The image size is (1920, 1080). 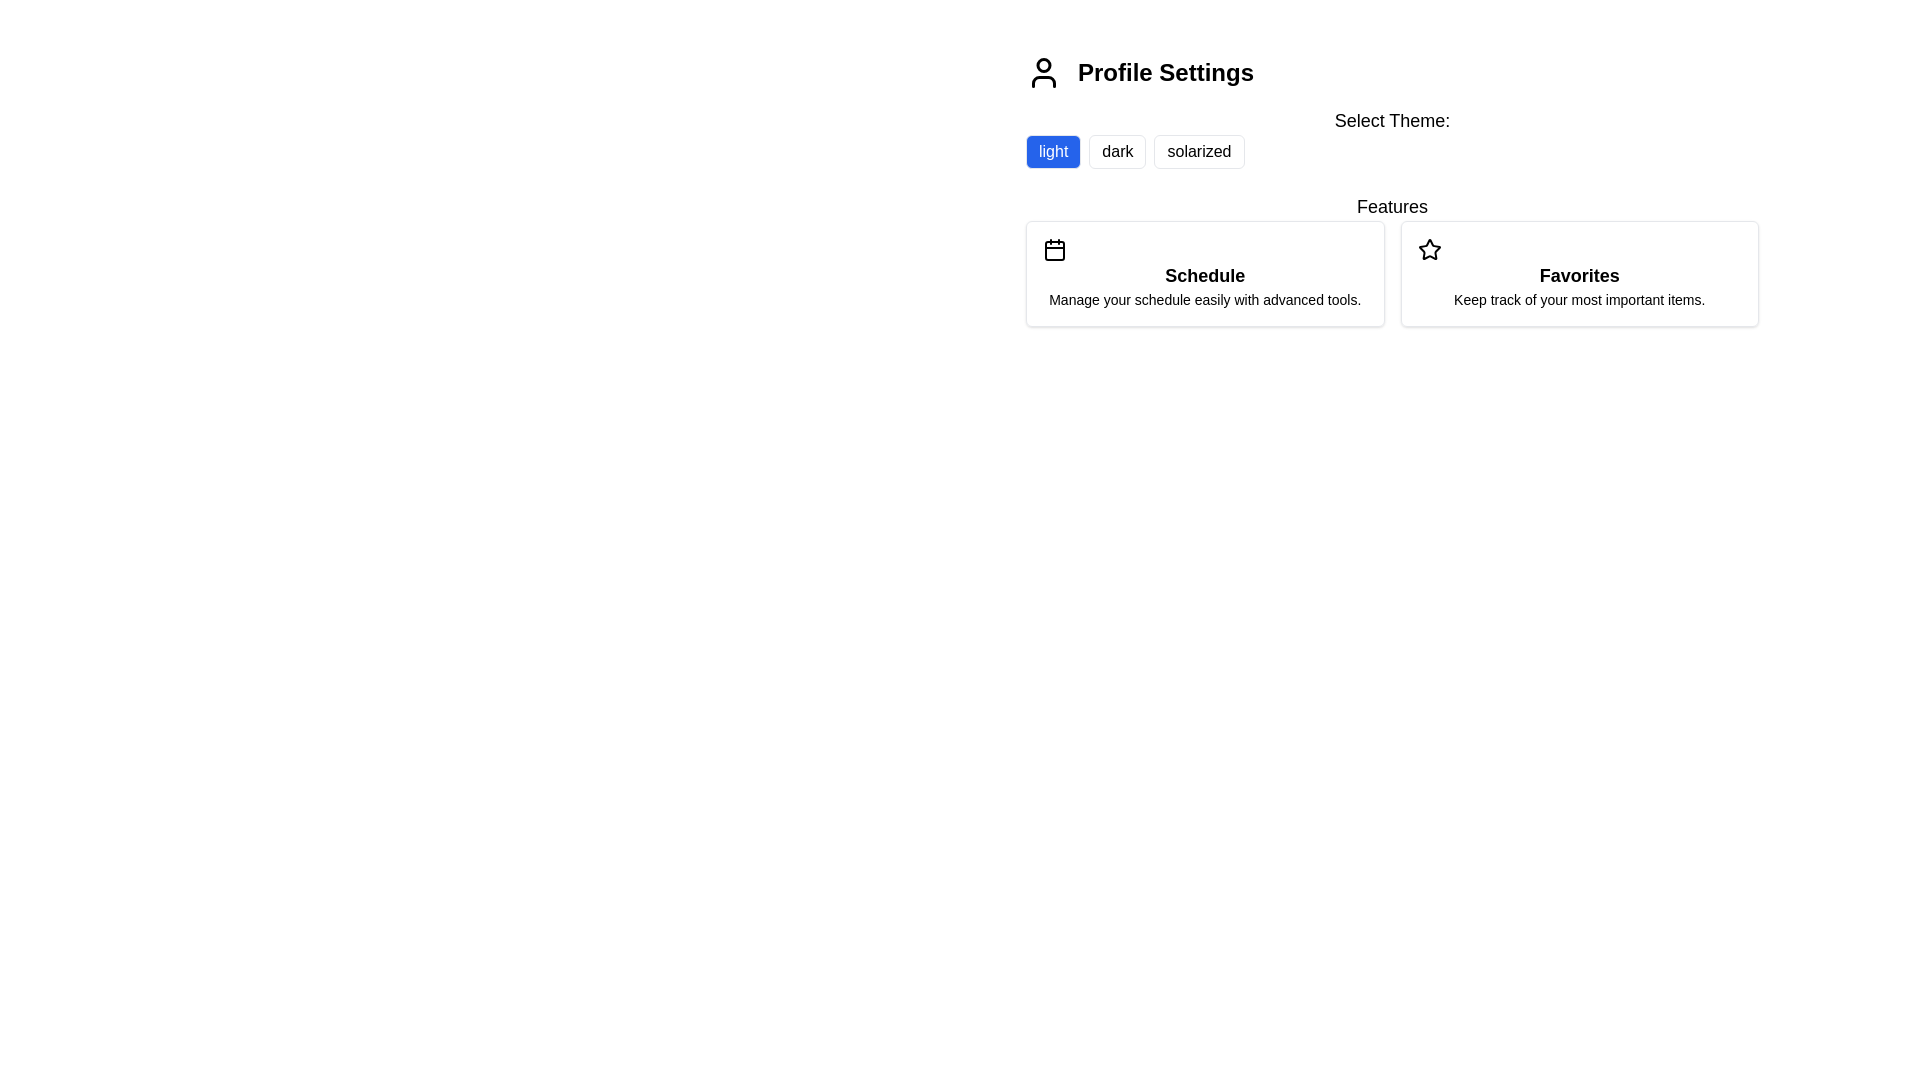 What do you see at coordinates (1204, 300) in the screenshot?
I see `text label displaying 'Manage your schedule easily with advanced tools.' located at the bottom of the 'Schedule' card` at bounding box center [1204, 300].